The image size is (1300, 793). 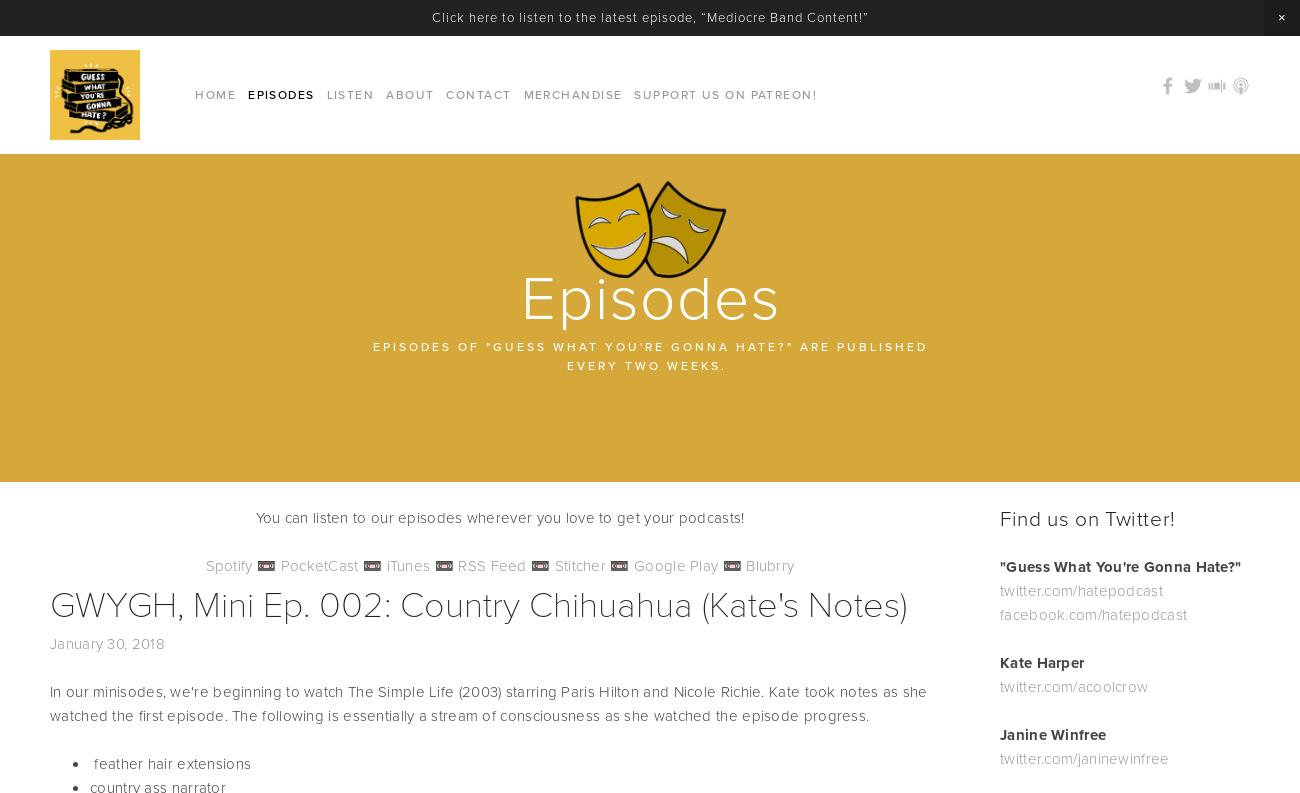 What do you see at coordinates (998, 565) in the screenshot?
I see `'"Guess What You're Gonna Hate?"'` at bounding box center [998, 565].